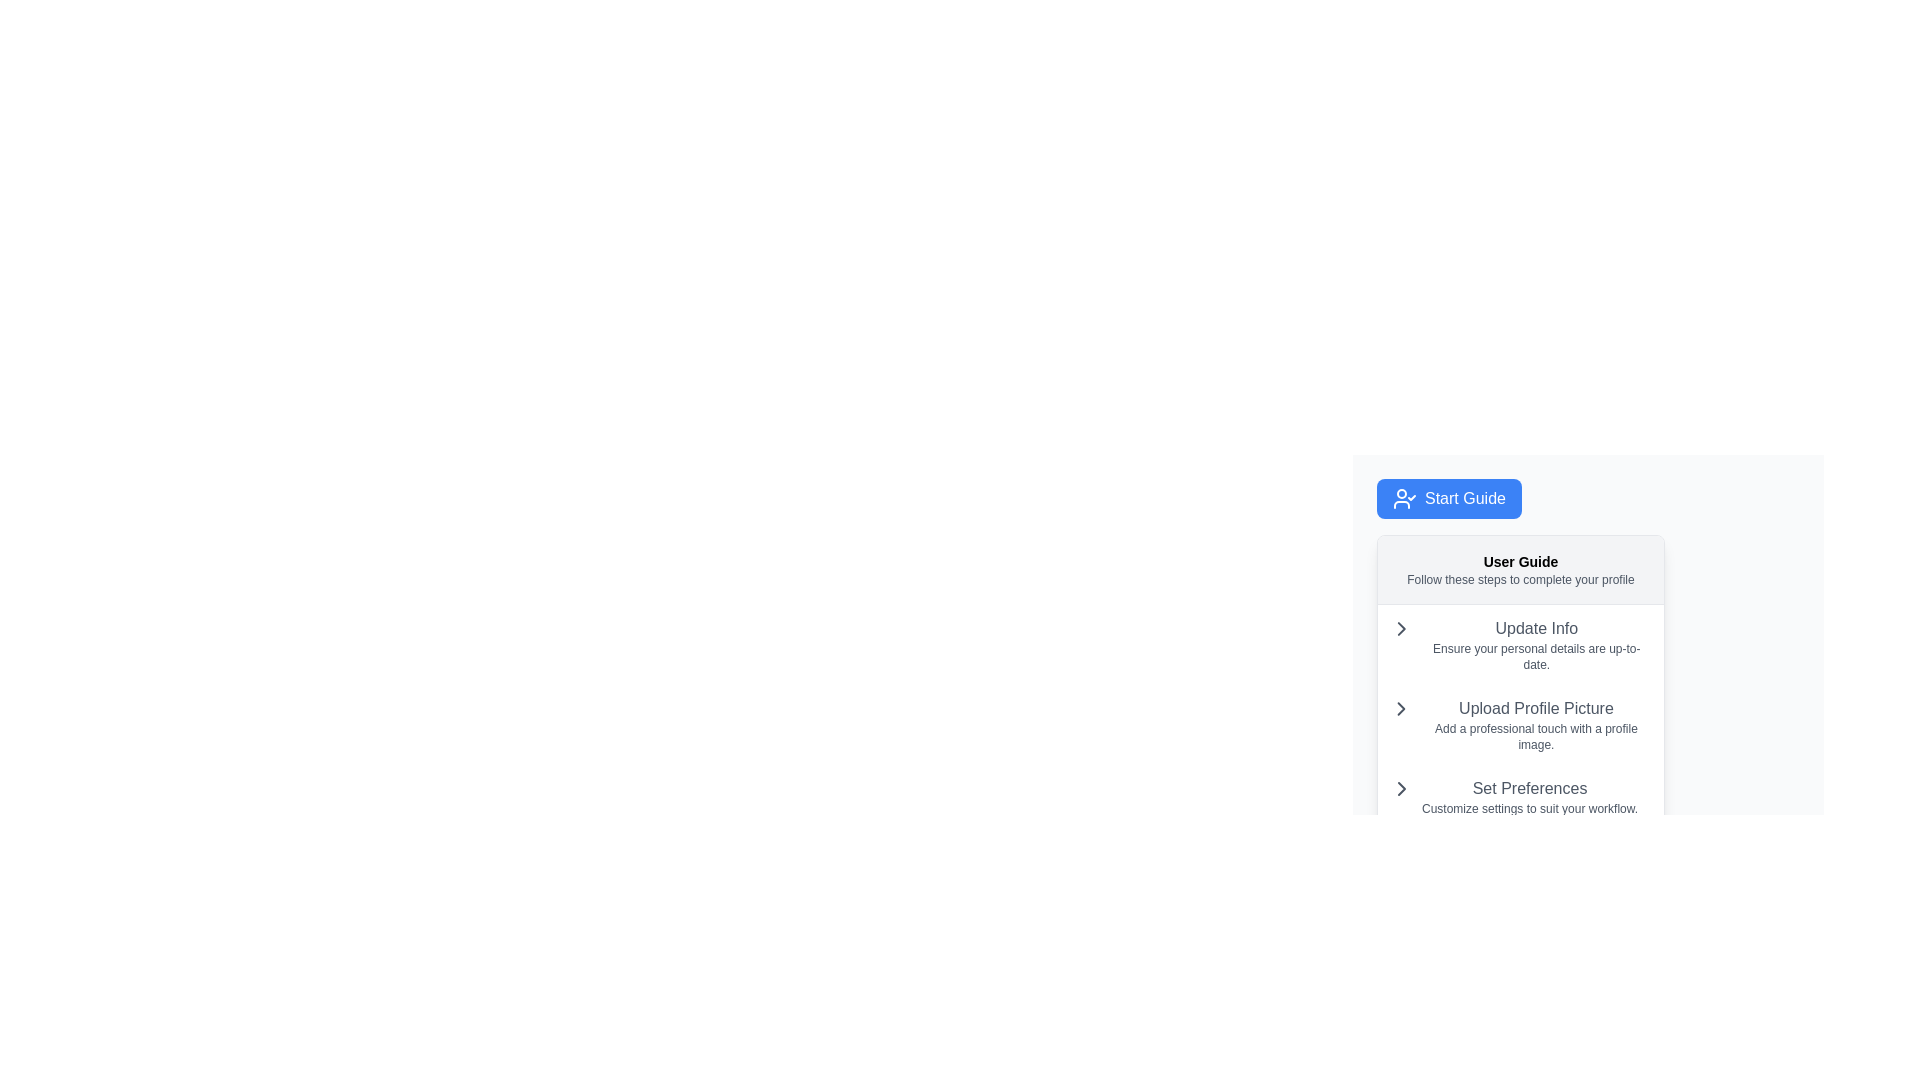 This screenshot has width=1920, height=1080. What do you see at coordinates (1400, 708) in the screenshot?
I see `the right-pointing chevron icon with a thin, dark outline that is located to the left of the 'Upload Profile Picture' entry in the vertical navigation menu` at bounding box center [1400, 708].